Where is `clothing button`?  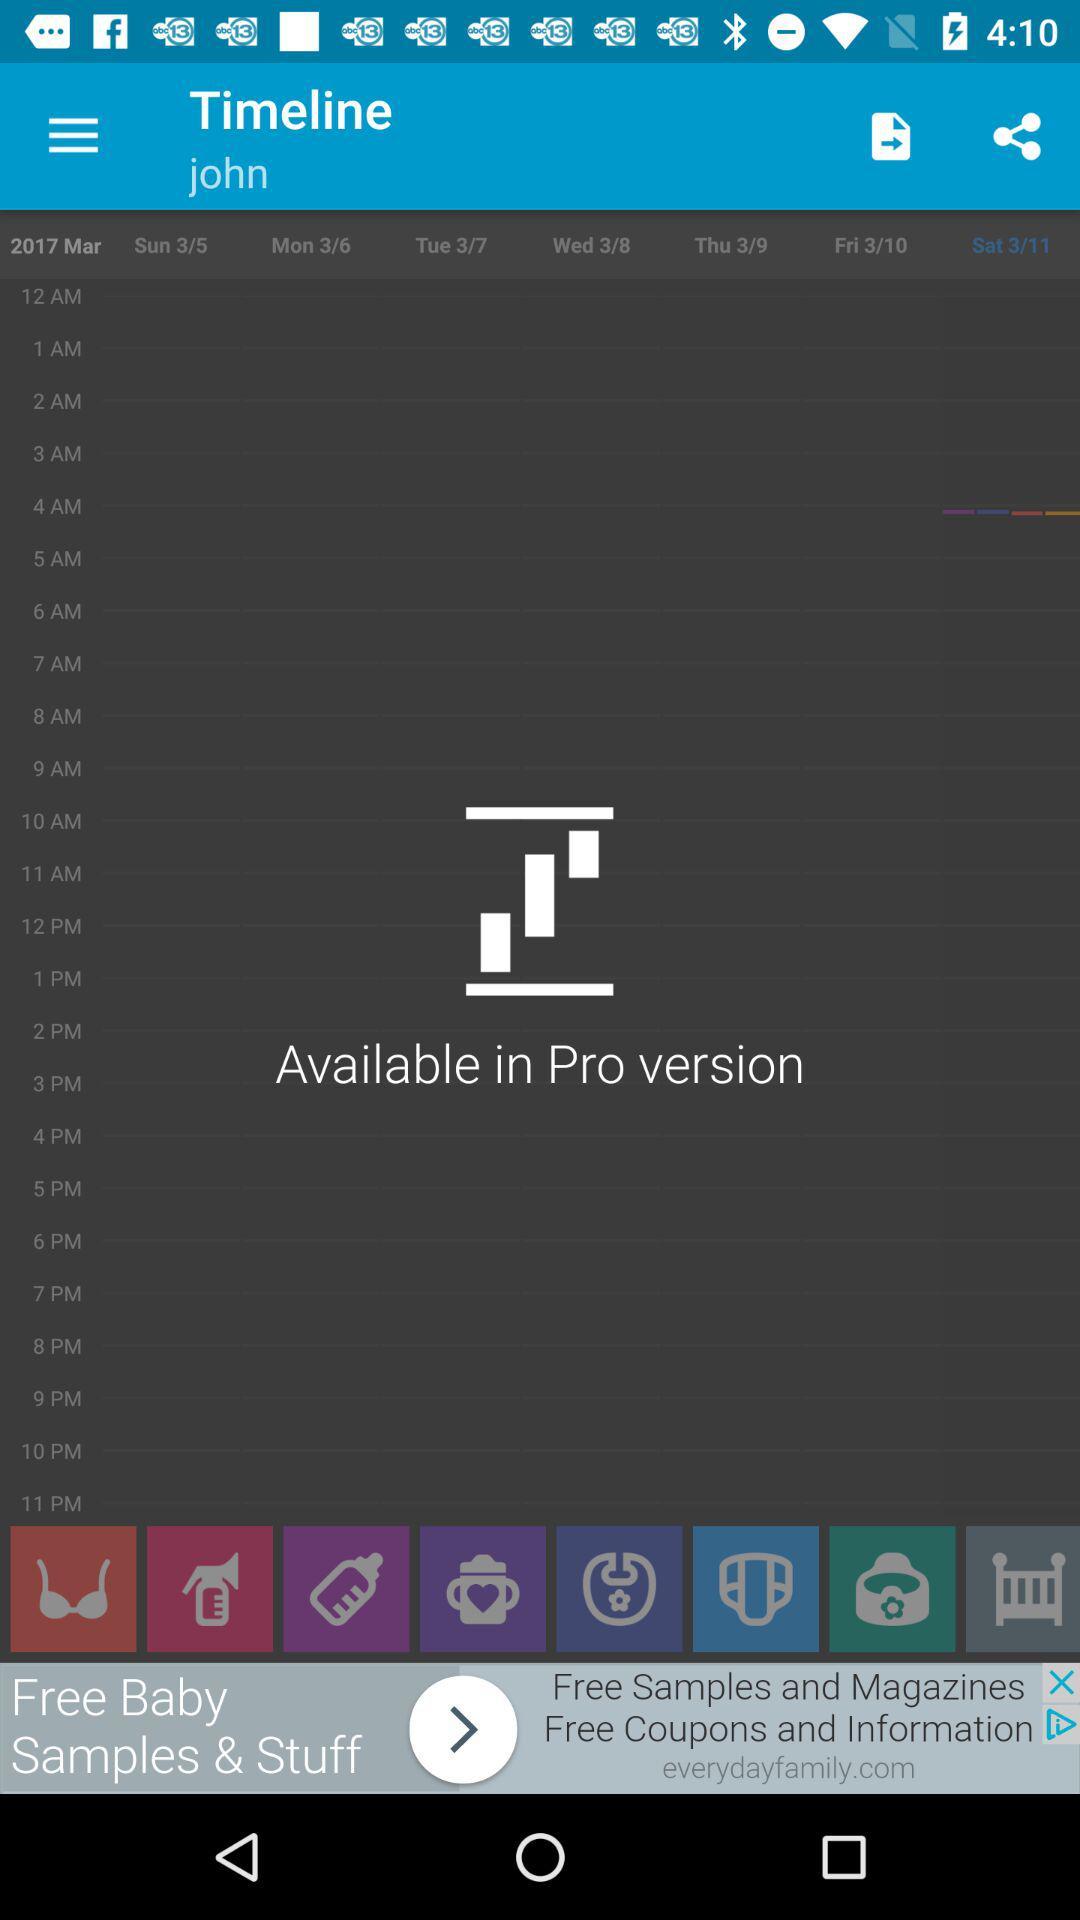 clothing button is located at coordinates (72, 1588).